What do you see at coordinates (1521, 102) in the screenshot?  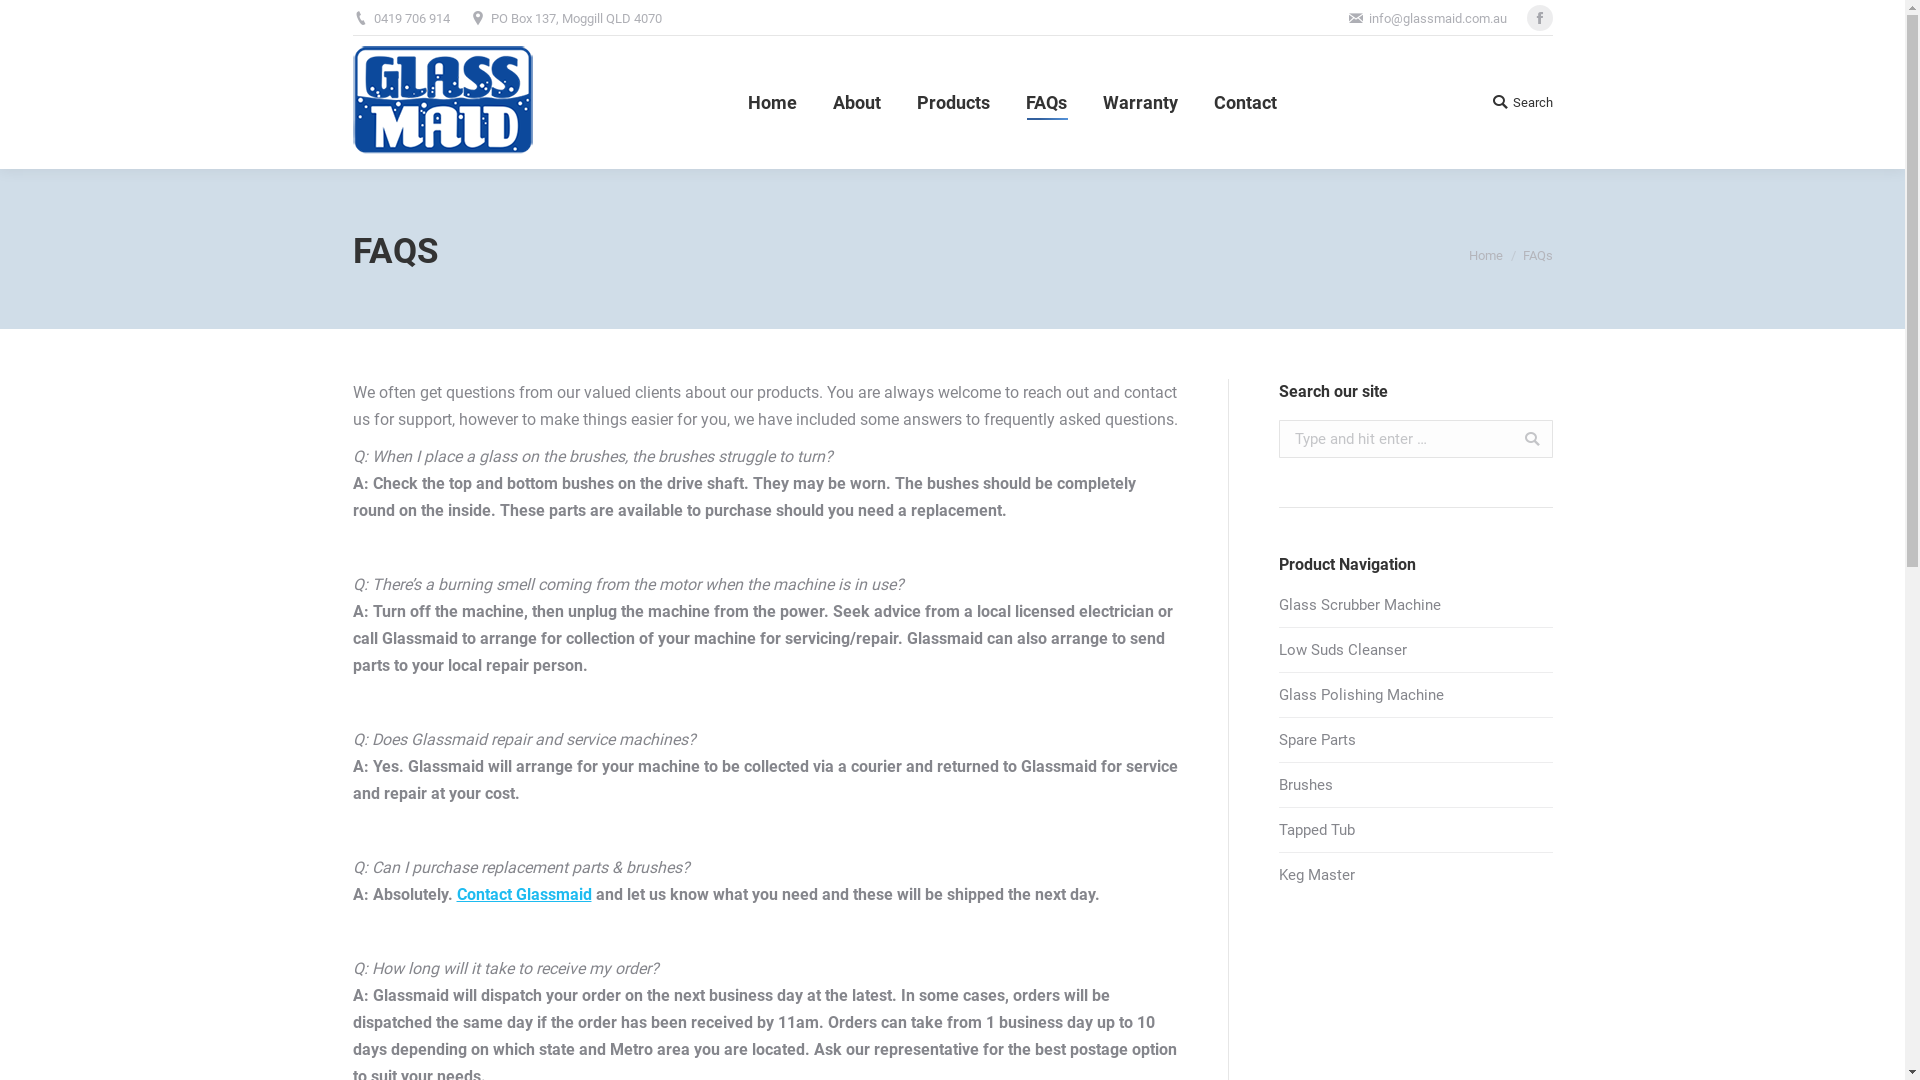 I see `'Search'` at bounding box center [1521, 102].